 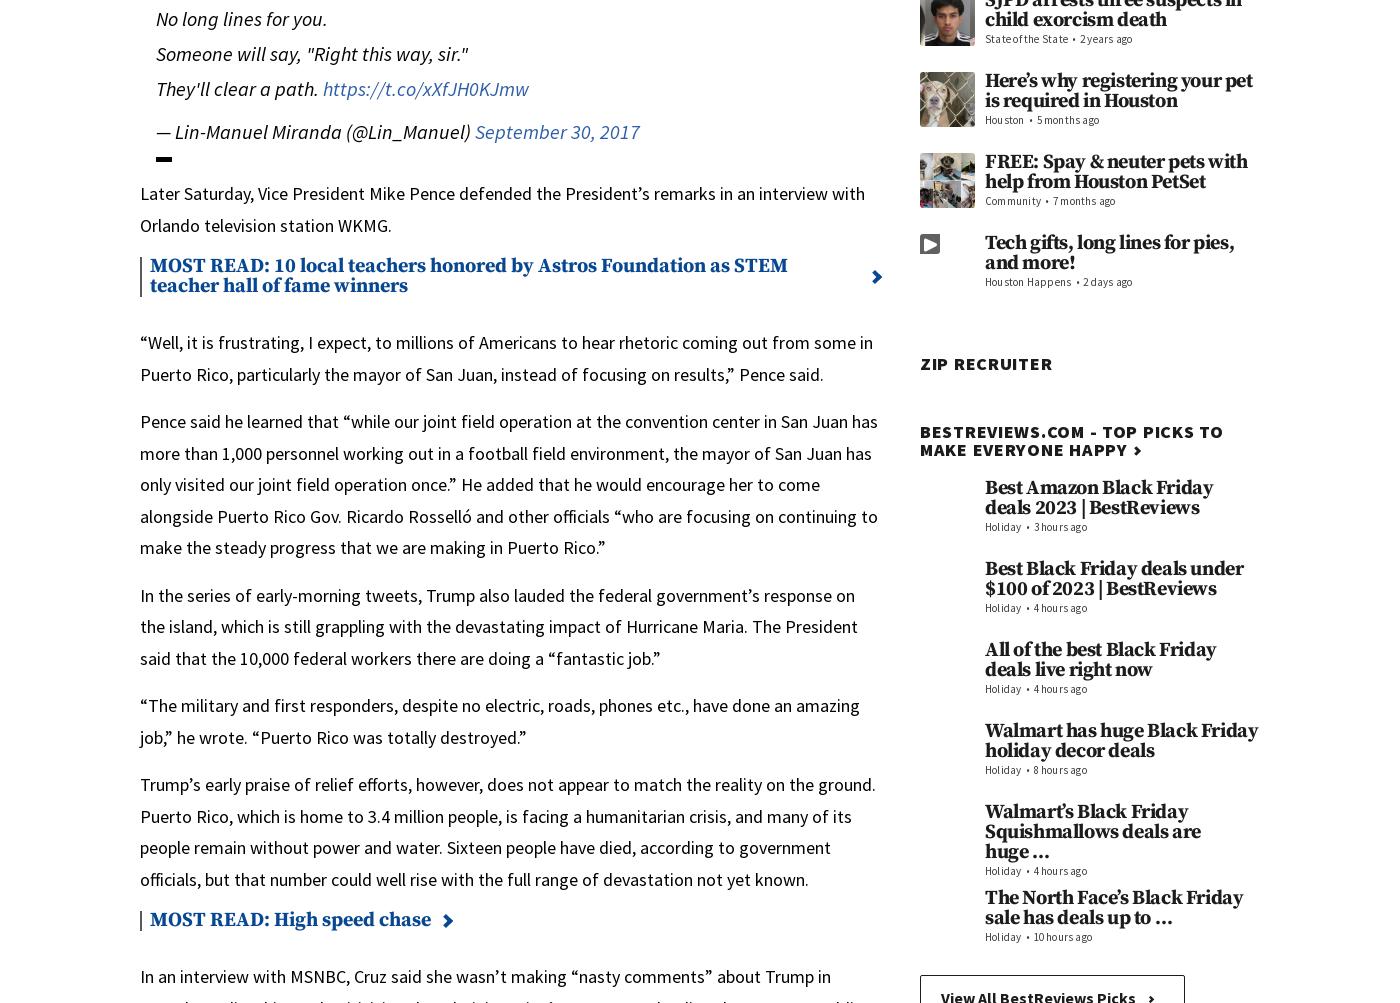 I want to click on '“The military and first responders, despite no electric, roads, phones etc., have done an amazing job,” he wrote. “Puerto Rico was totally destroyed.”', so click(x=499, y=719).